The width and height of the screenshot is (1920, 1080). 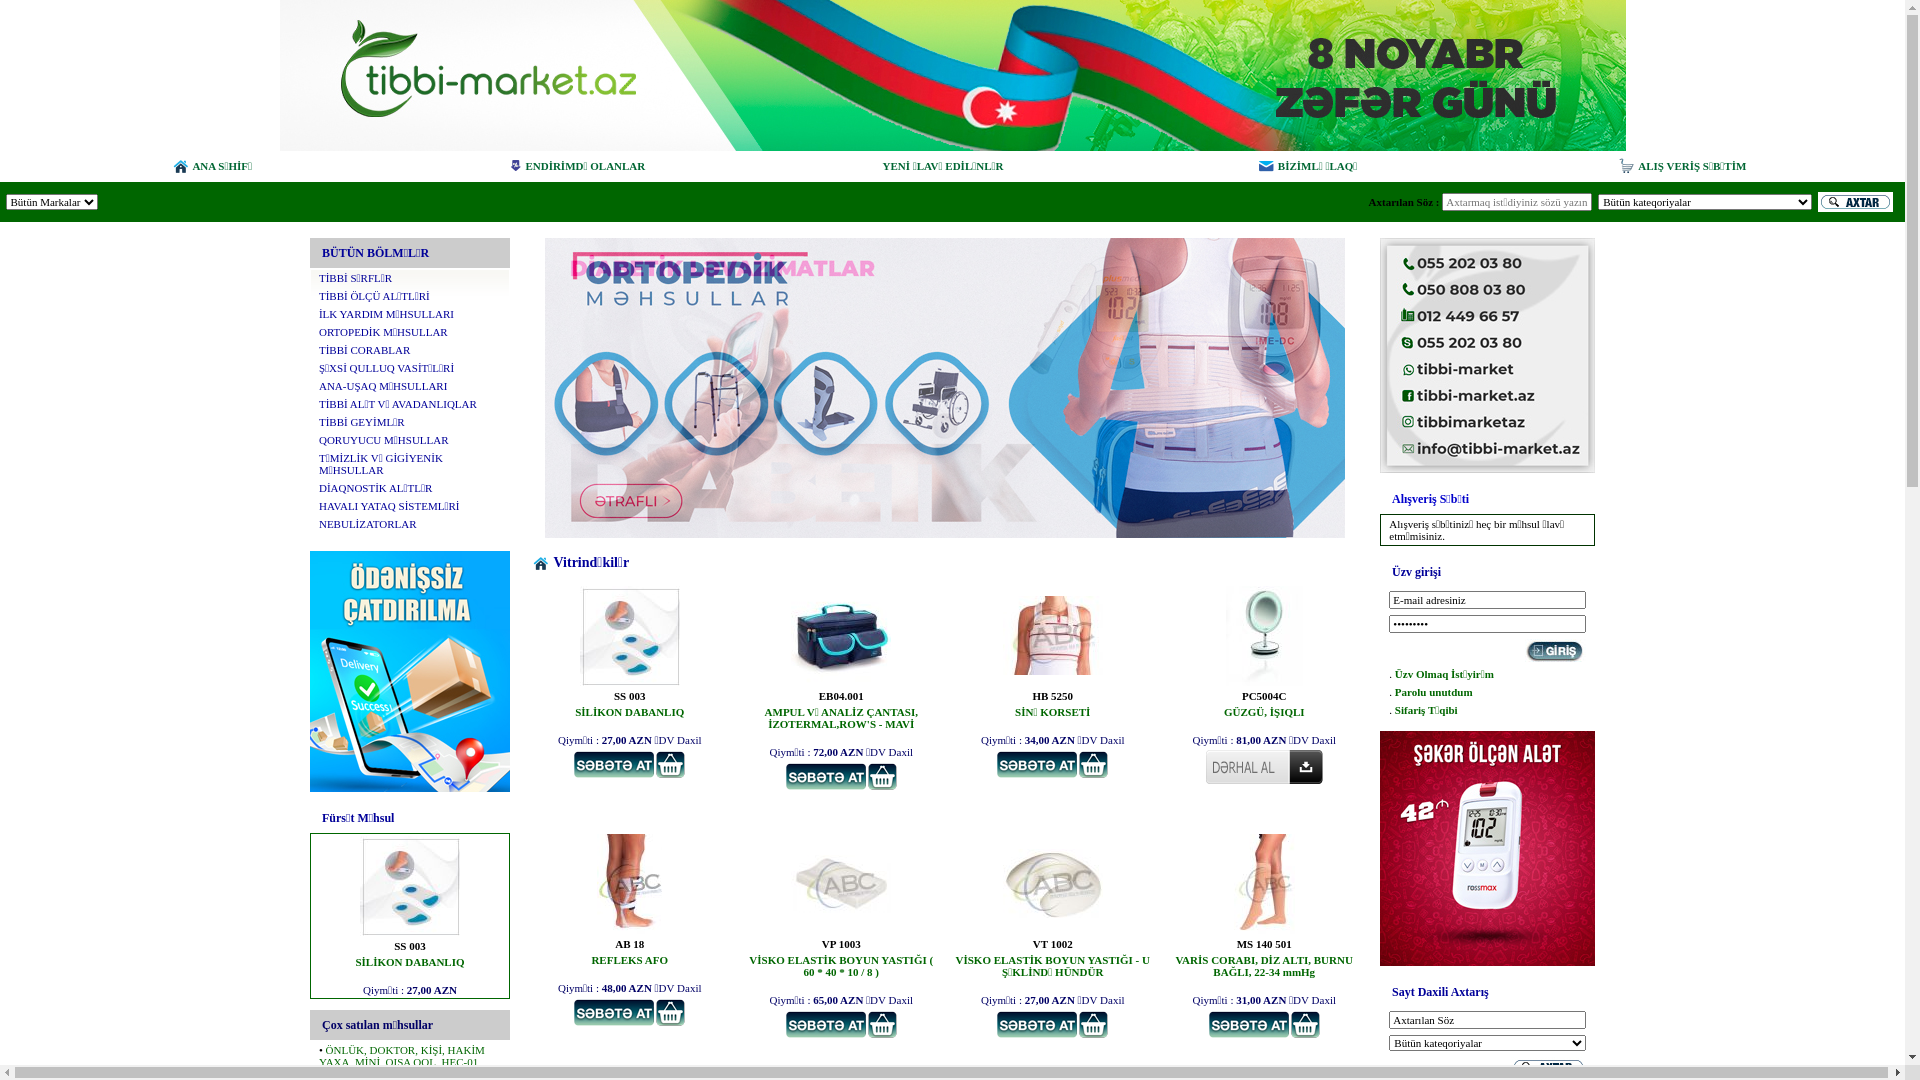 I want to click on 'Parolu unutdum', so click(x=1433, y=690).